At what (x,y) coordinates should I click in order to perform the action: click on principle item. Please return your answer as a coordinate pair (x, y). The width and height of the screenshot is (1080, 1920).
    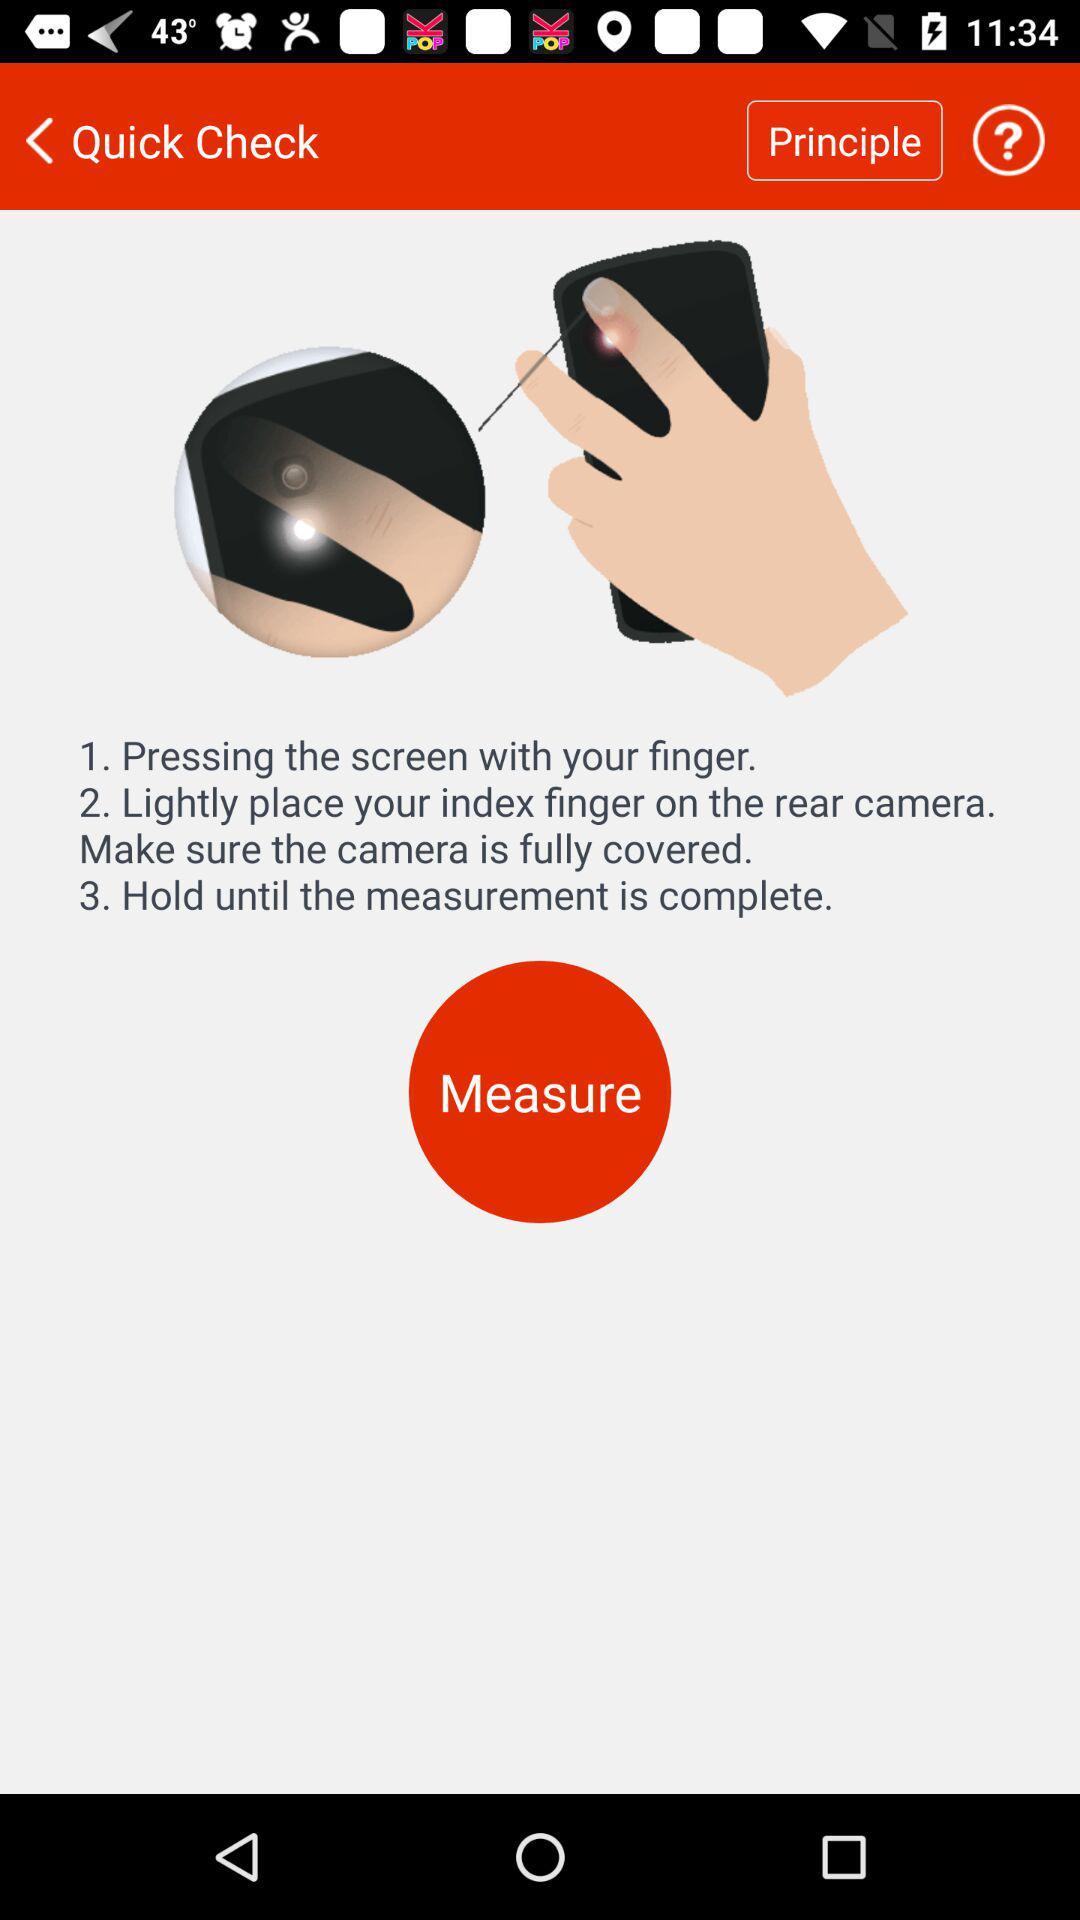
    Looking at the image, I should click on (844, 139).